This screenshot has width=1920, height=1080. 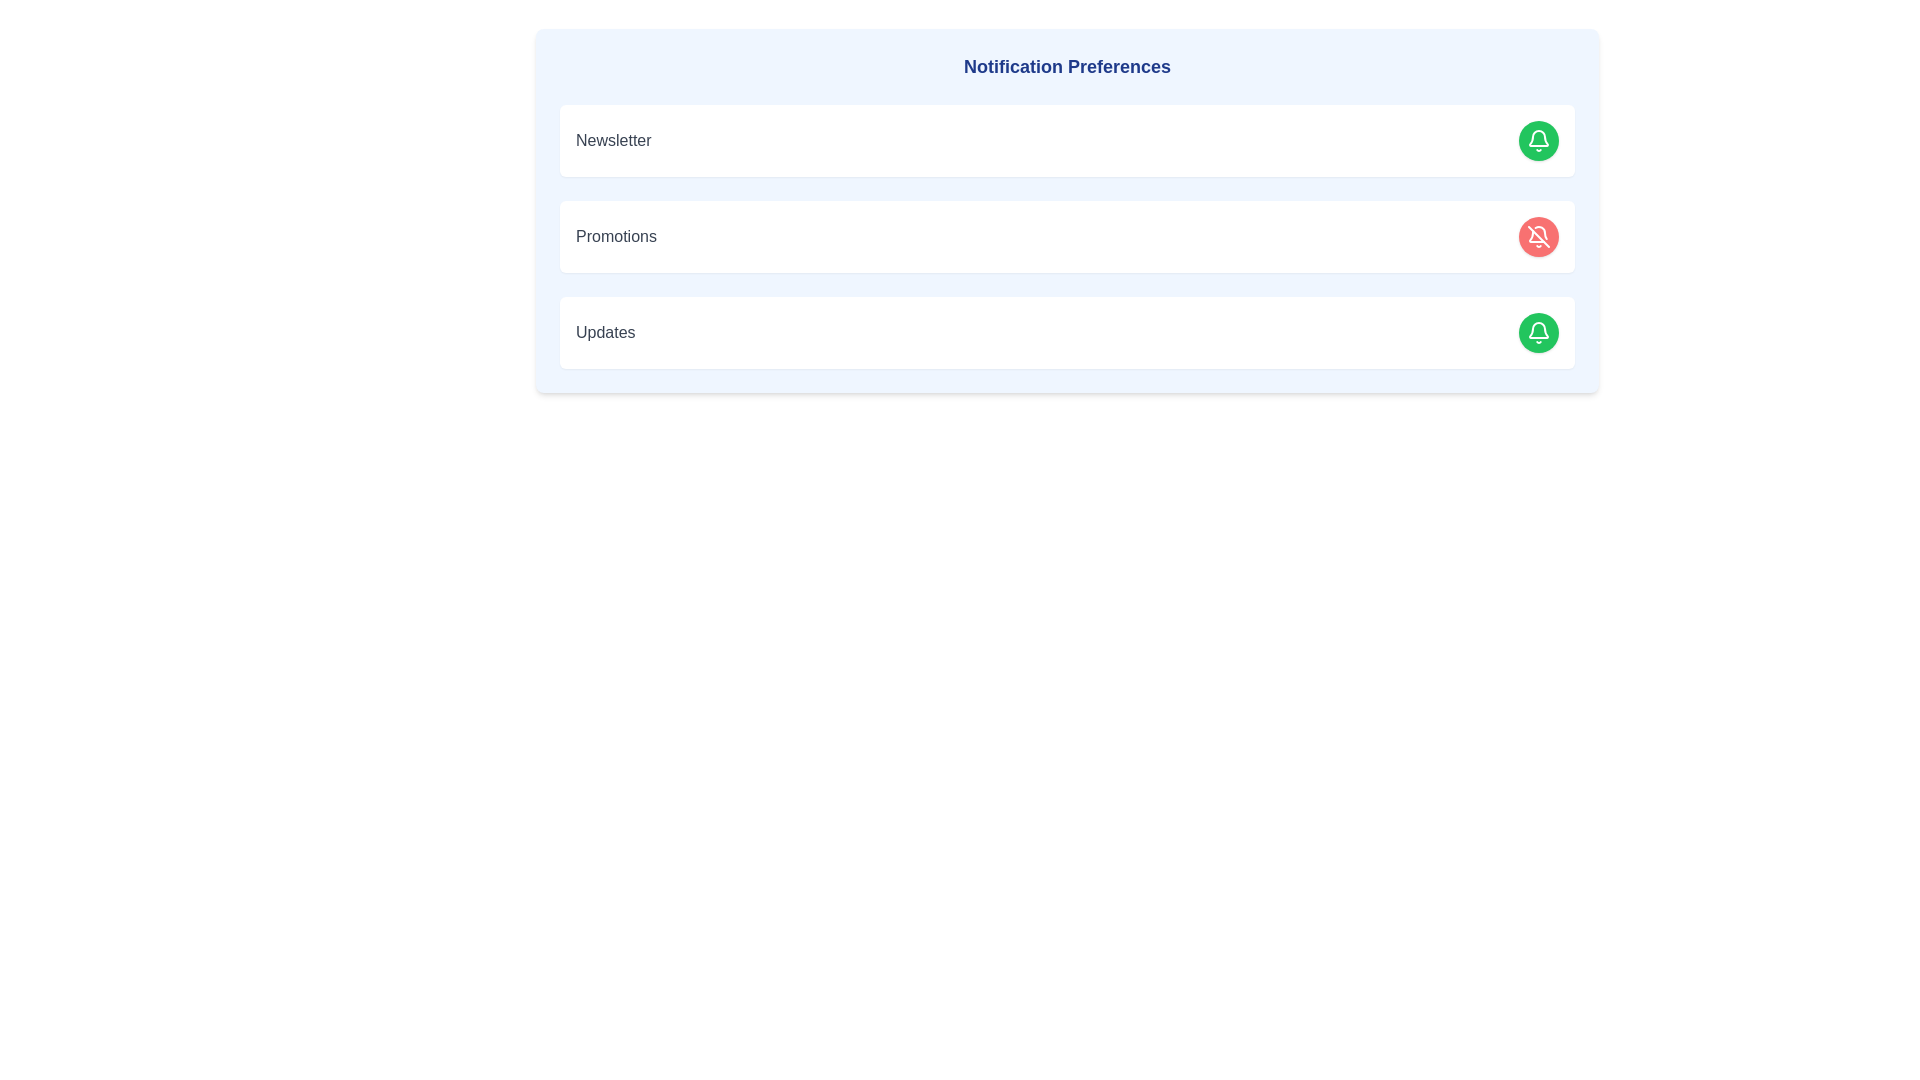 What do you see at coordinates (1538, 331) in the screenshot?
I see `the button associated with 'Updates' to toggle its notification preference` at bounding box center [1538, 331].